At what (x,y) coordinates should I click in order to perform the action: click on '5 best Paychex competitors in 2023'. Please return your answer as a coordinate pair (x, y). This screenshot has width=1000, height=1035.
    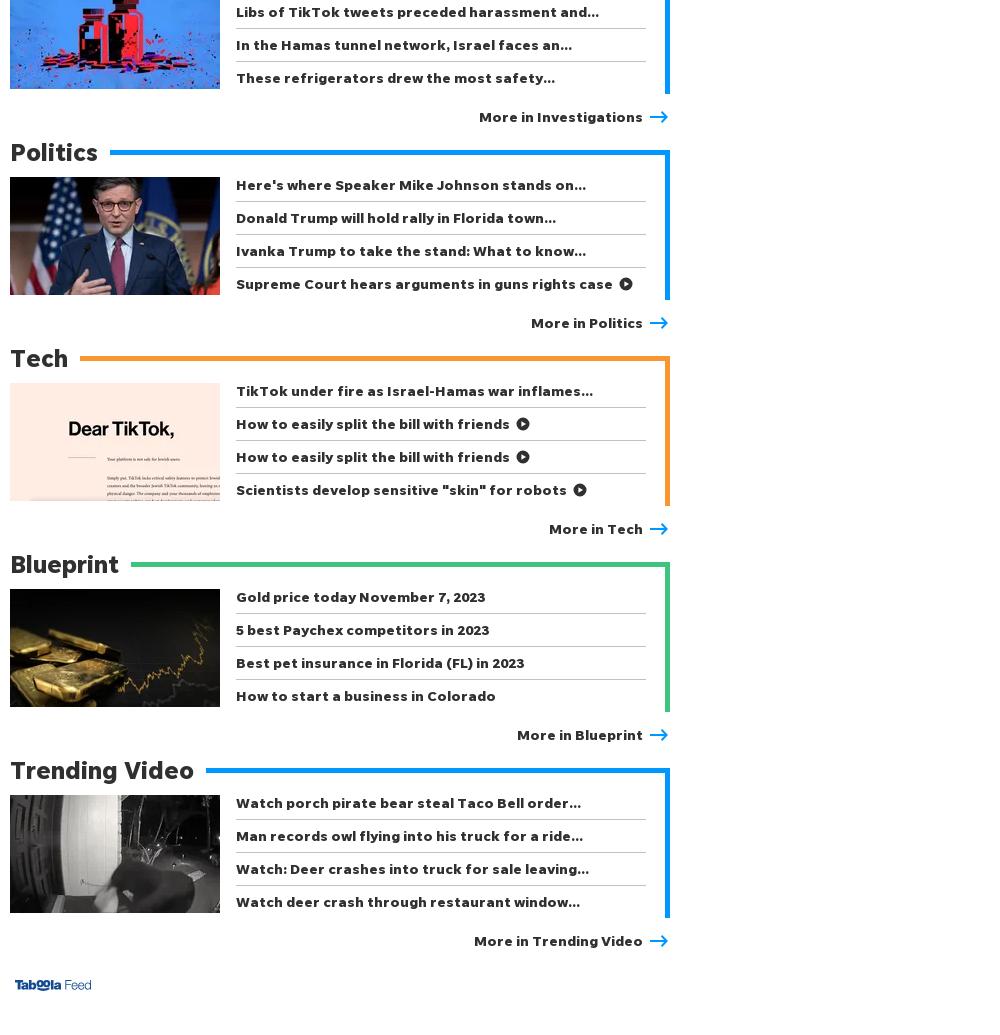
    Looking at the image, I should click on (361, 628).